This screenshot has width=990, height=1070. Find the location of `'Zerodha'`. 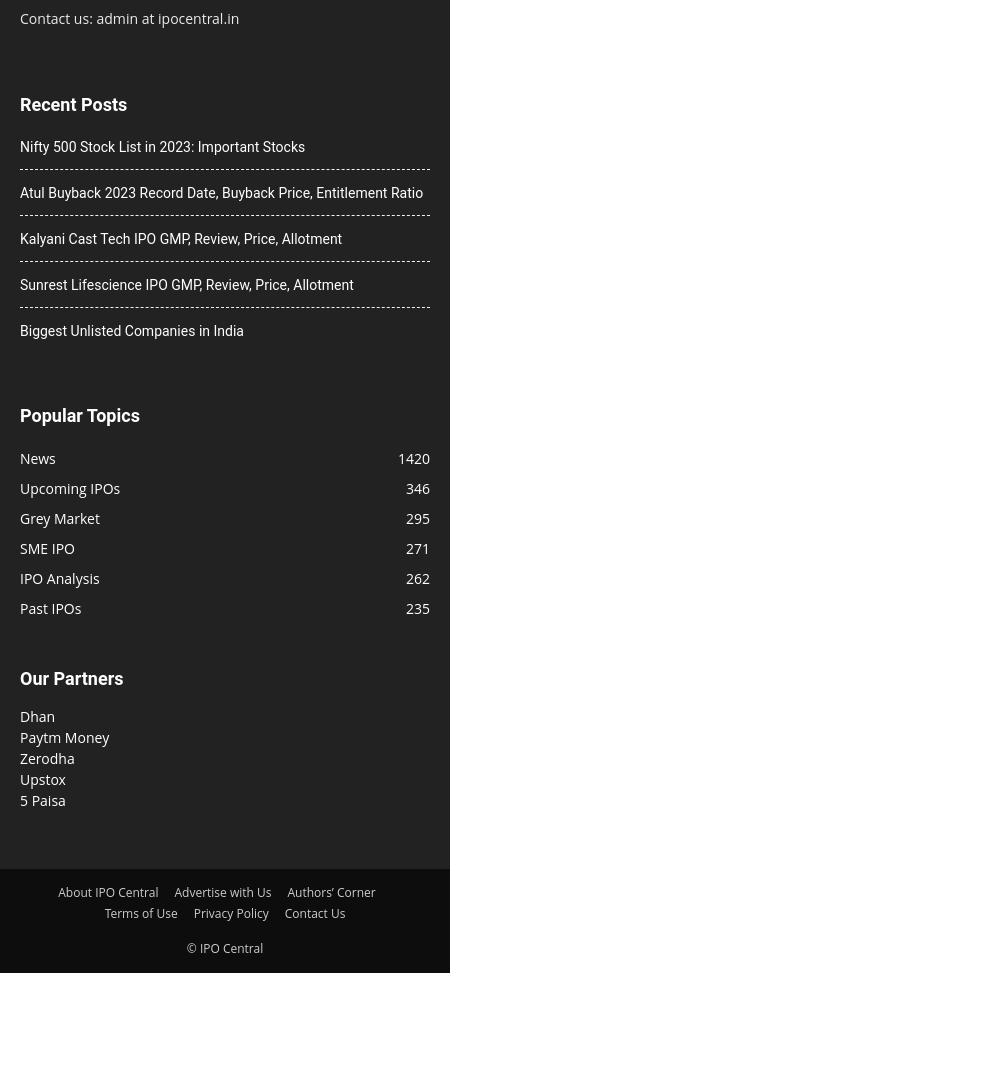

'Zerodha' is located at coordinates (46, 756).